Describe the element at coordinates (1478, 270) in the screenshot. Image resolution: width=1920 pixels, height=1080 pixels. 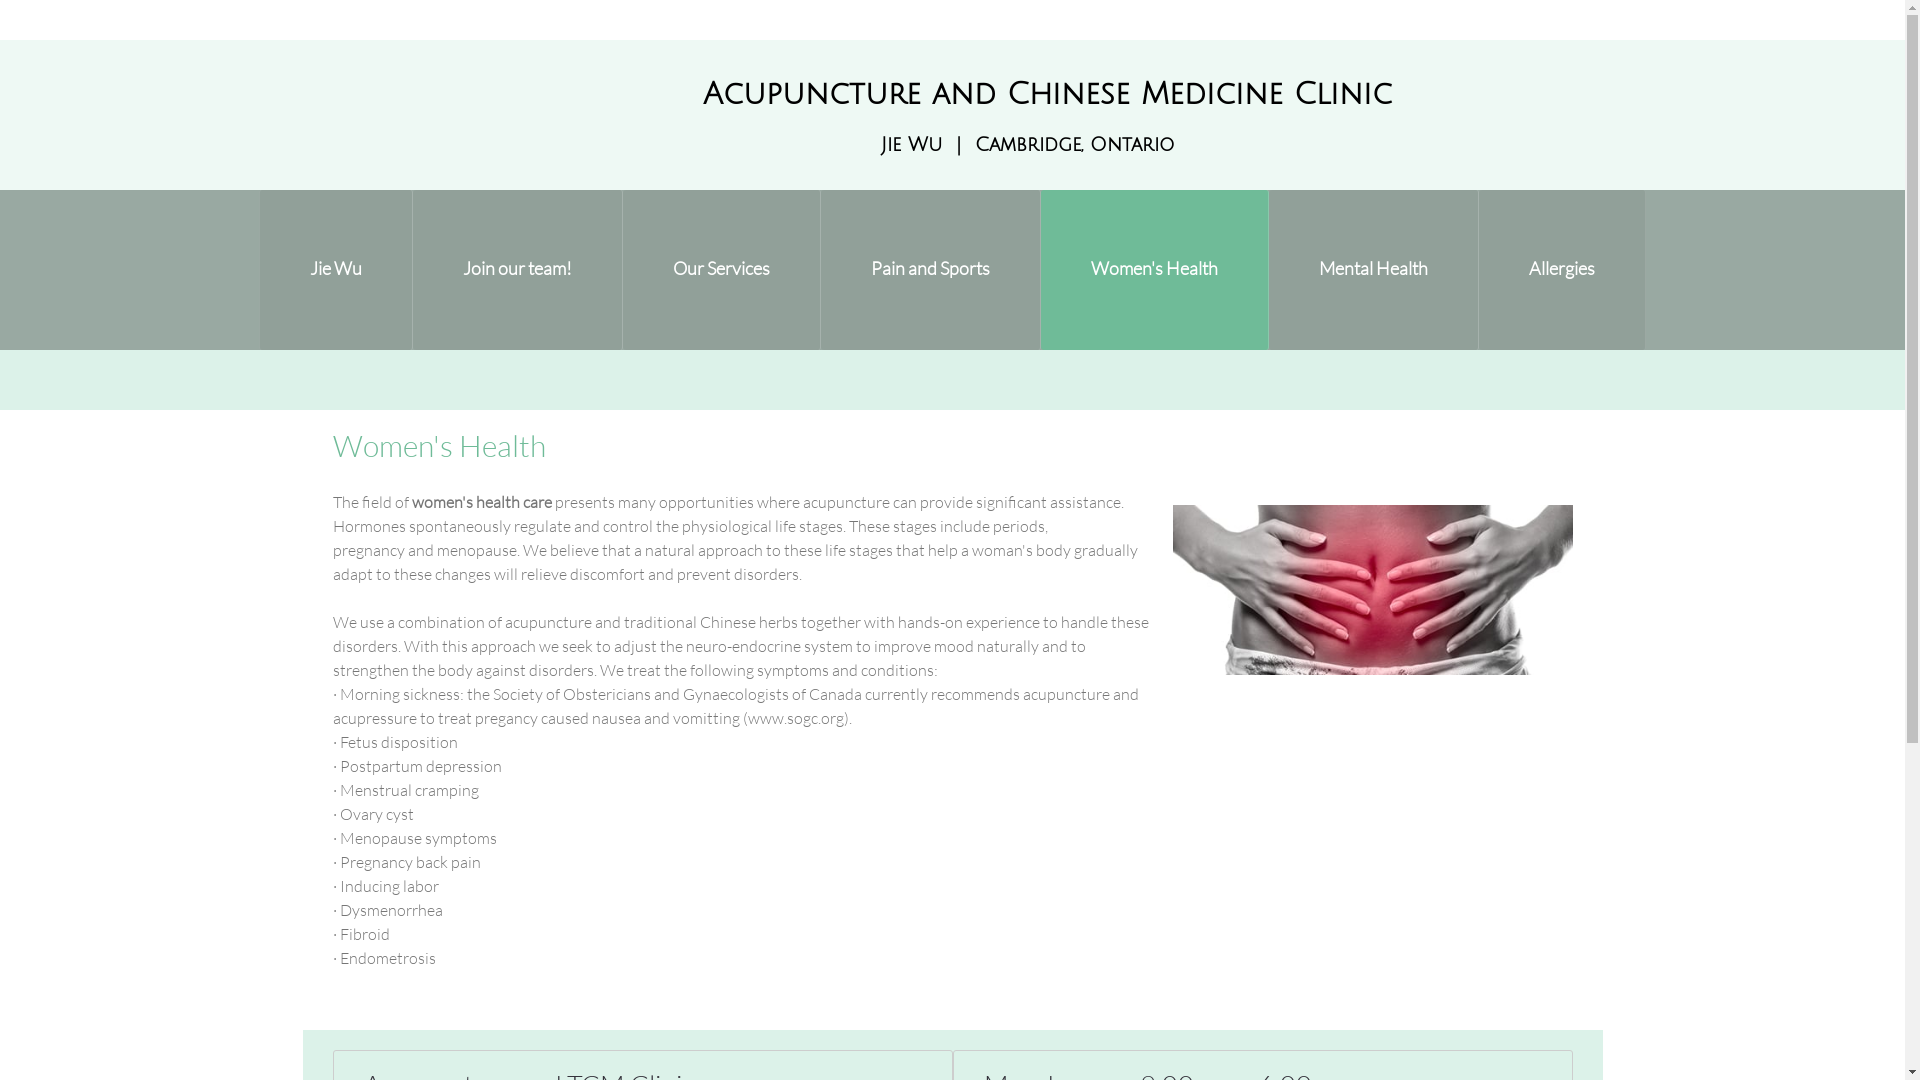
I see `'Allergies'` at that location.